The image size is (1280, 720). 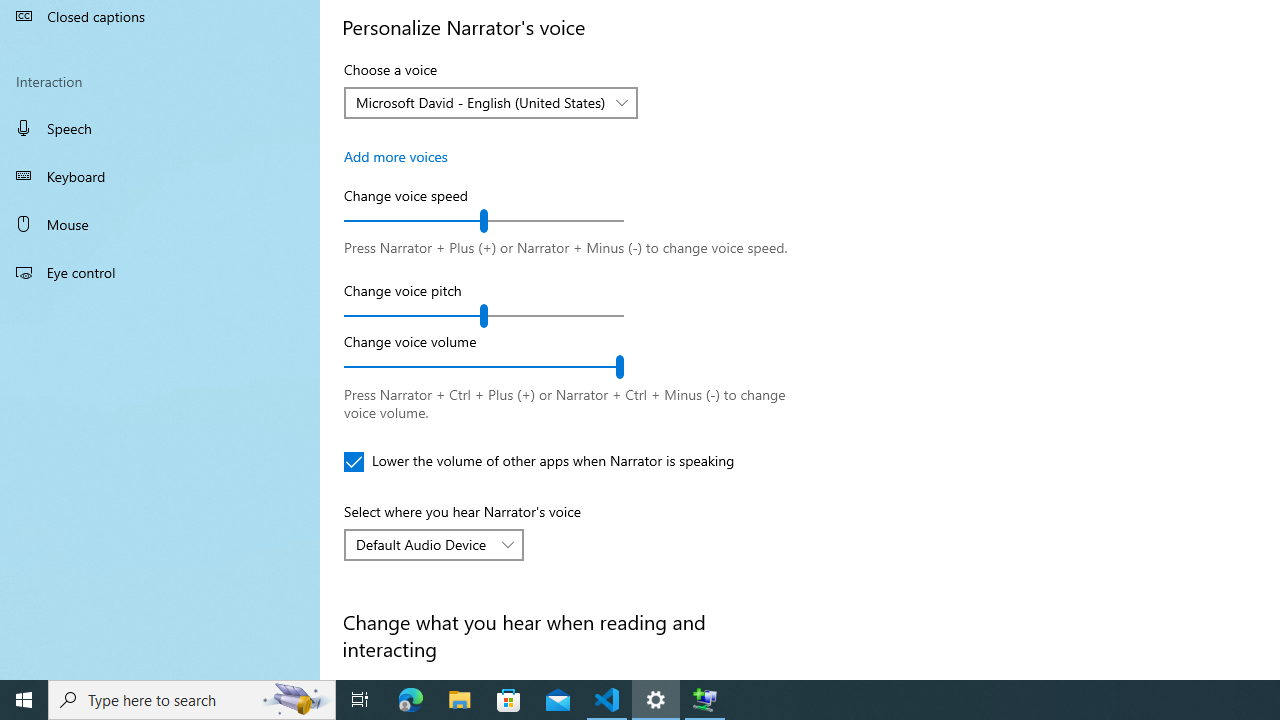 I want to click on 'Microsoft David - English (United States)', so click(x=480, y=102).